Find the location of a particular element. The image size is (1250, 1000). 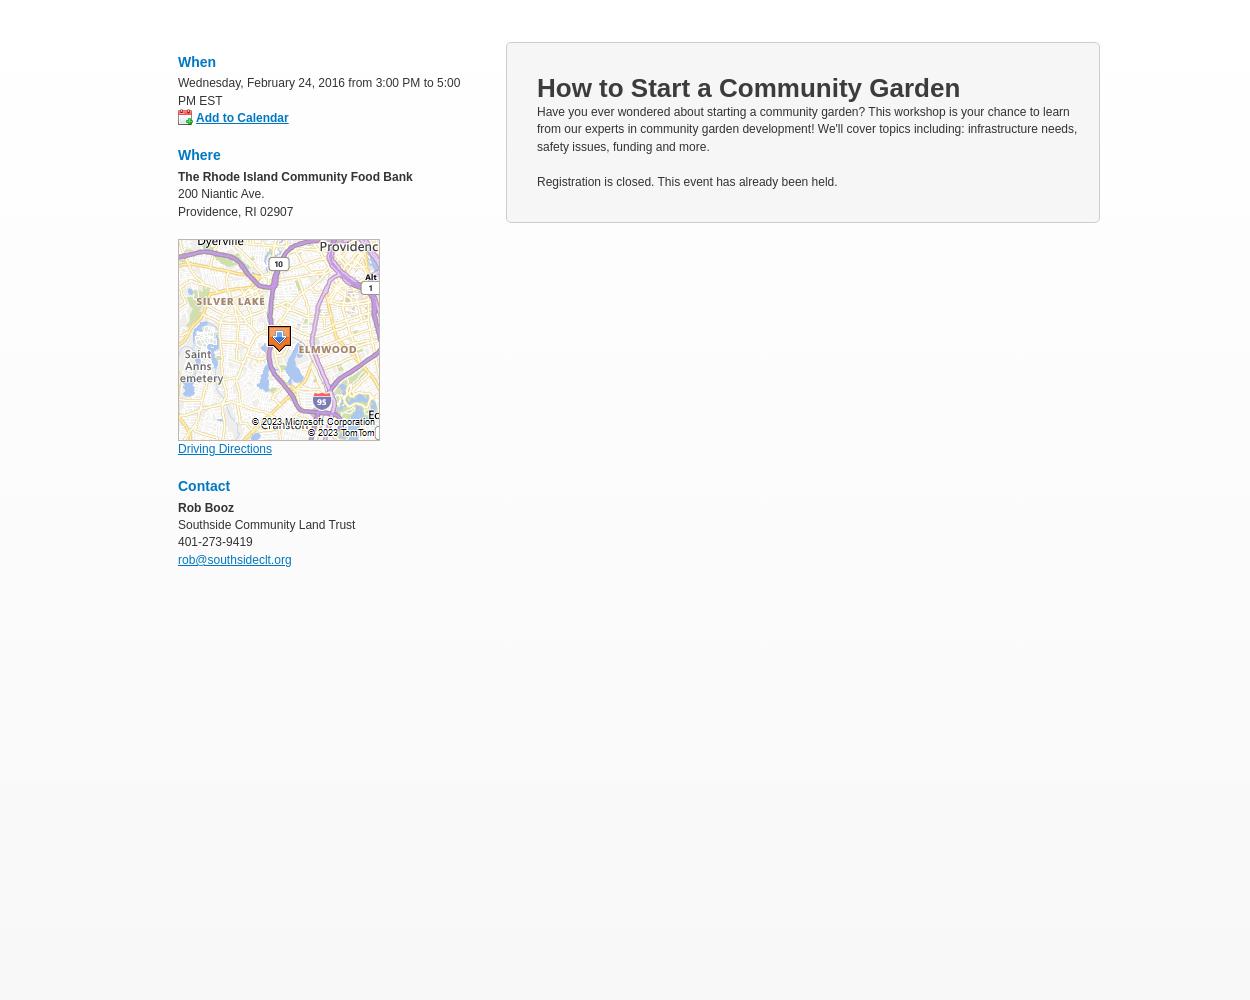

'200 Niantic Ave.' is located at coordinates (178, 193).